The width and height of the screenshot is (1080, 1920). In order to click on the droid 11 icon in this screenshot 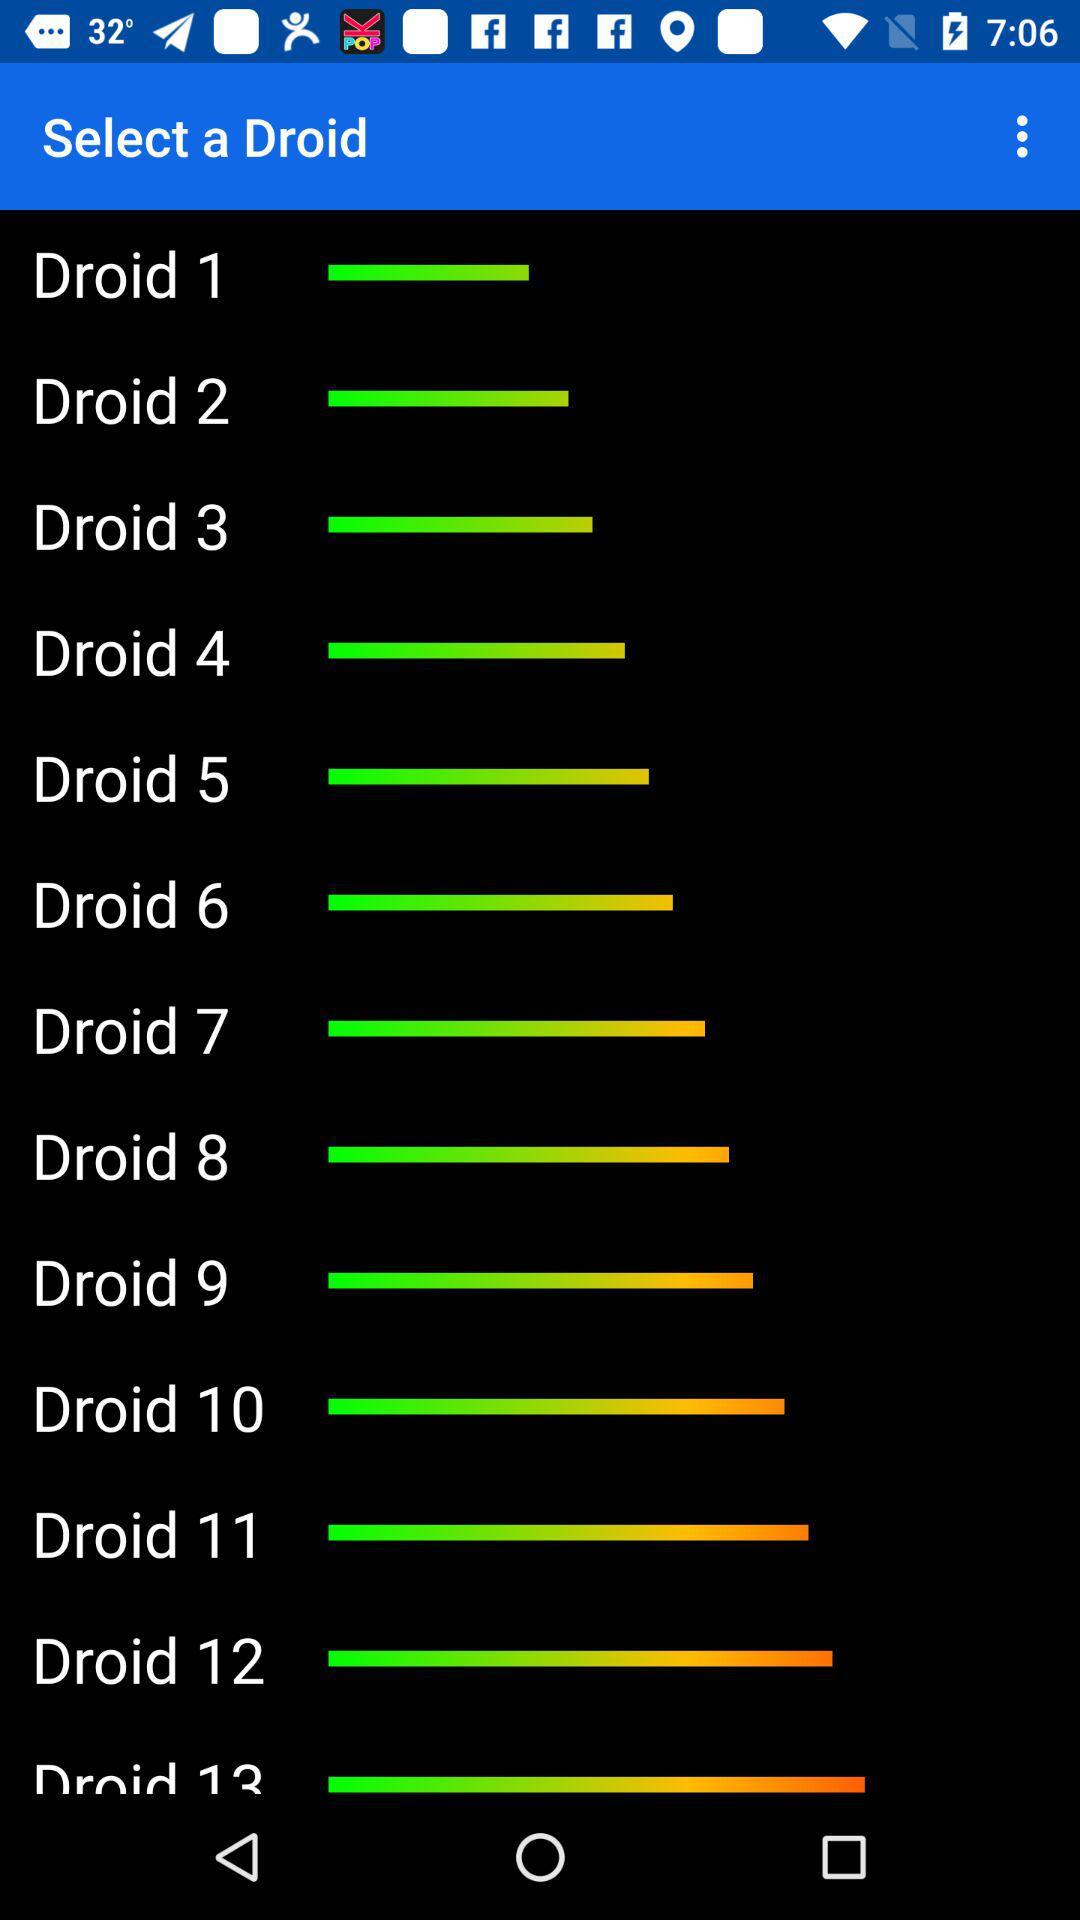, I will do `click(147, 1531)`.